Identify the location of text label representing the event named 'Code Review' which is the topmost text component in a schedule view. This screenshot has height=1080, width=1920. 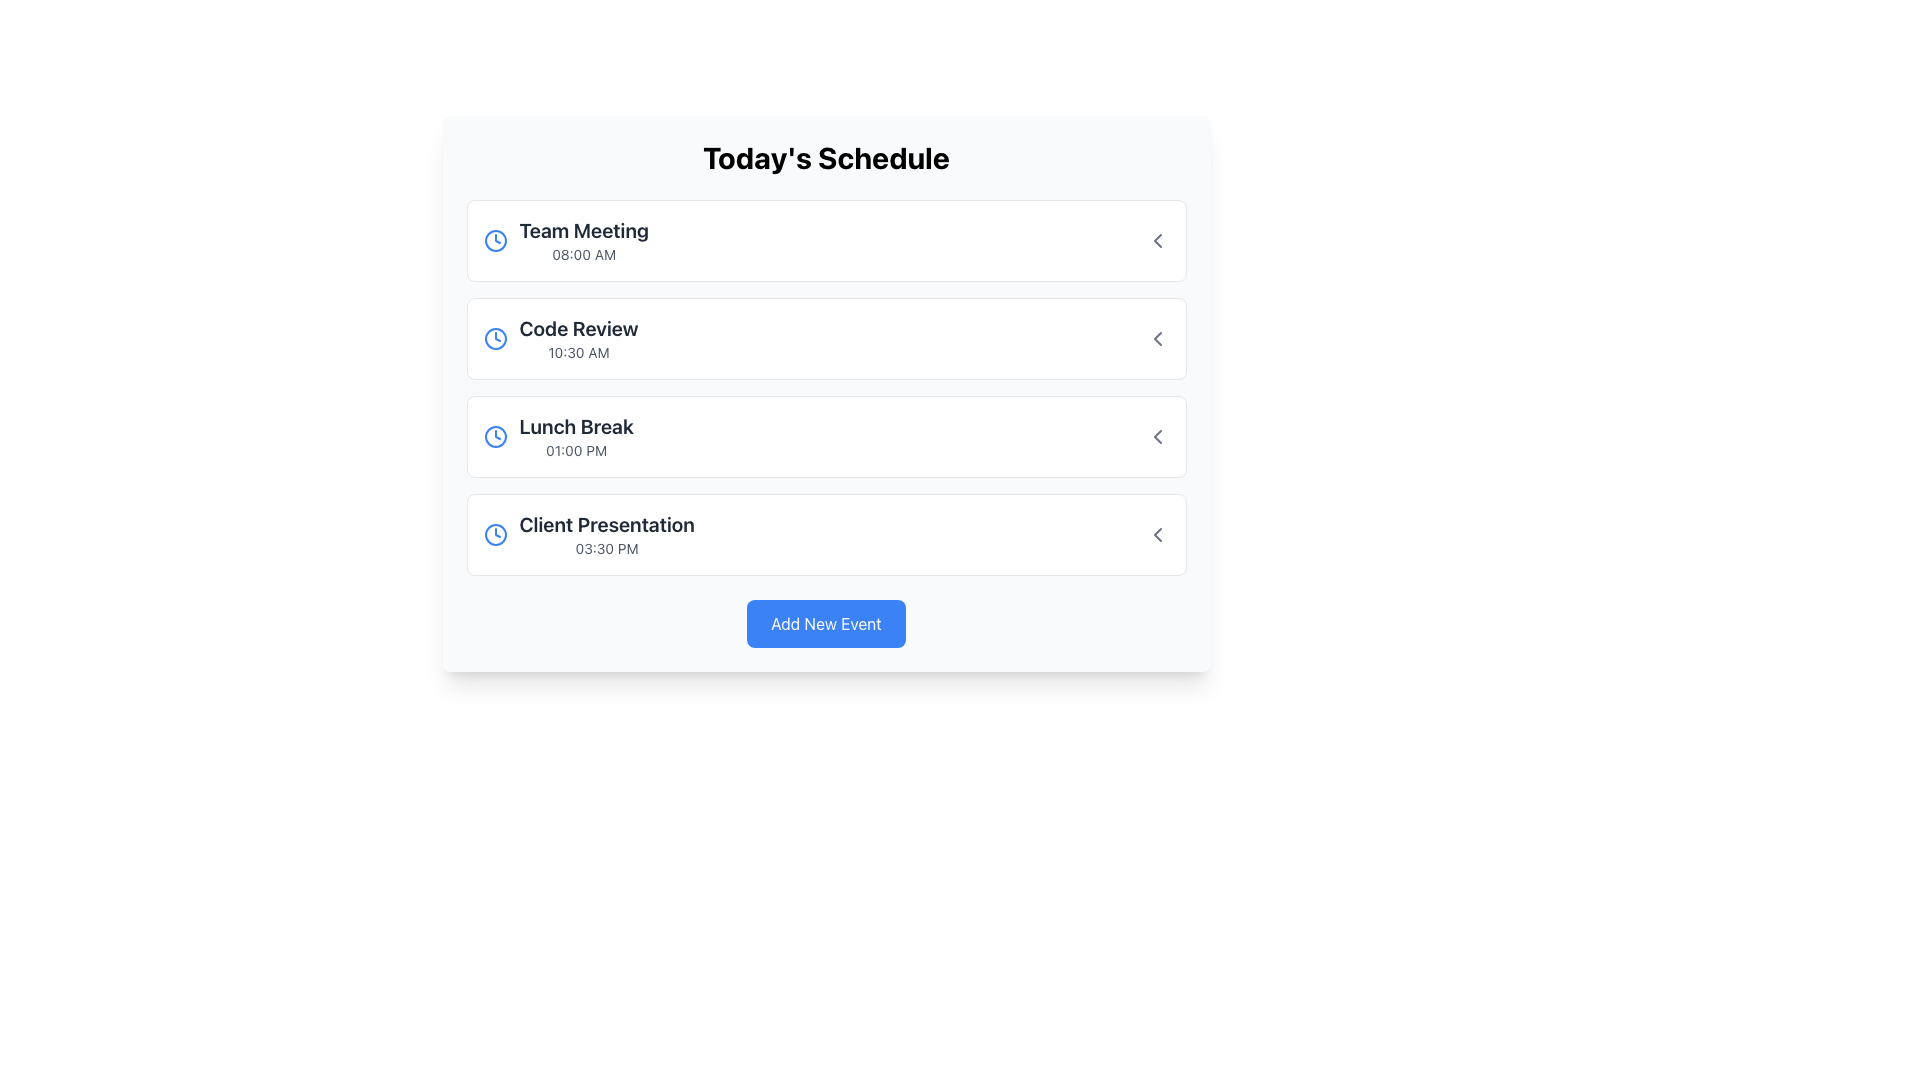
(578, 327).